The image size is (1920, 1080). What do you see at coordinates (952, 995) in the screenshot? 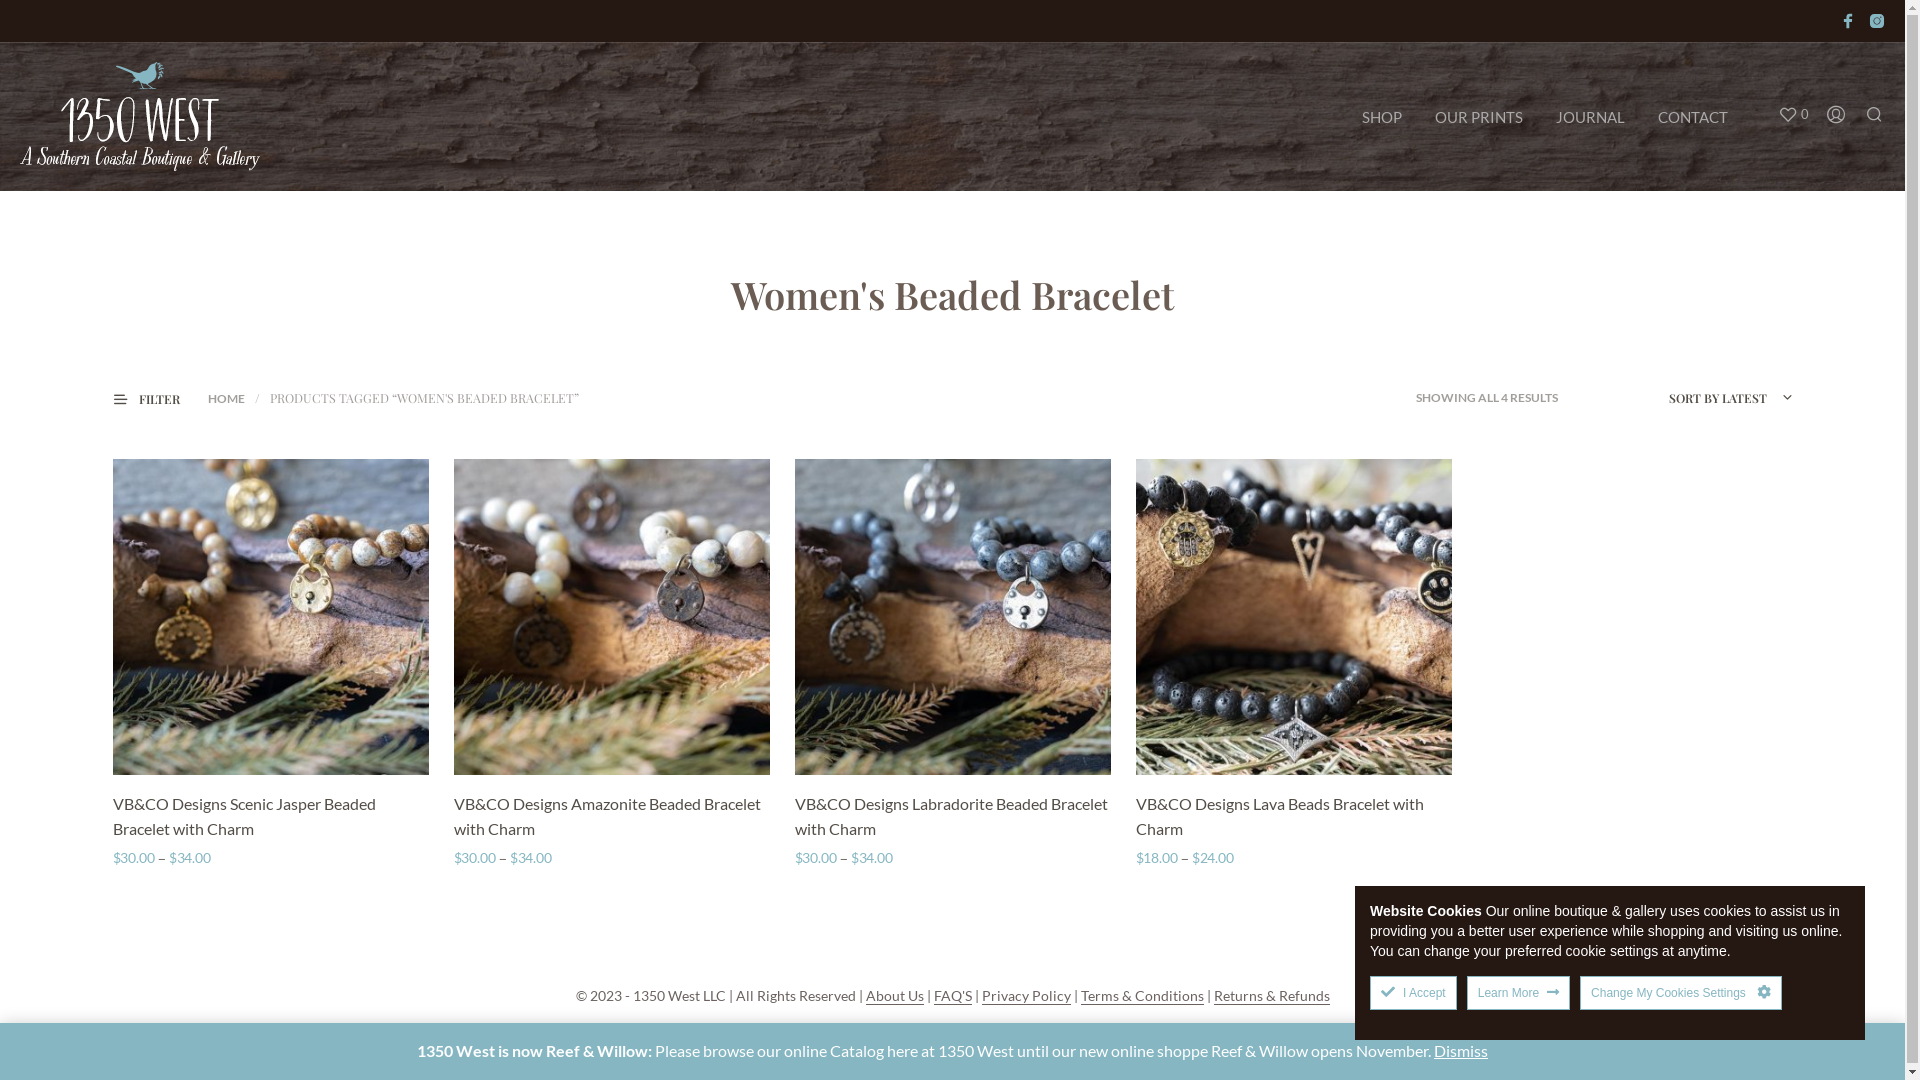
I see `'FAQ'S'` at bounding box center [952, 995].